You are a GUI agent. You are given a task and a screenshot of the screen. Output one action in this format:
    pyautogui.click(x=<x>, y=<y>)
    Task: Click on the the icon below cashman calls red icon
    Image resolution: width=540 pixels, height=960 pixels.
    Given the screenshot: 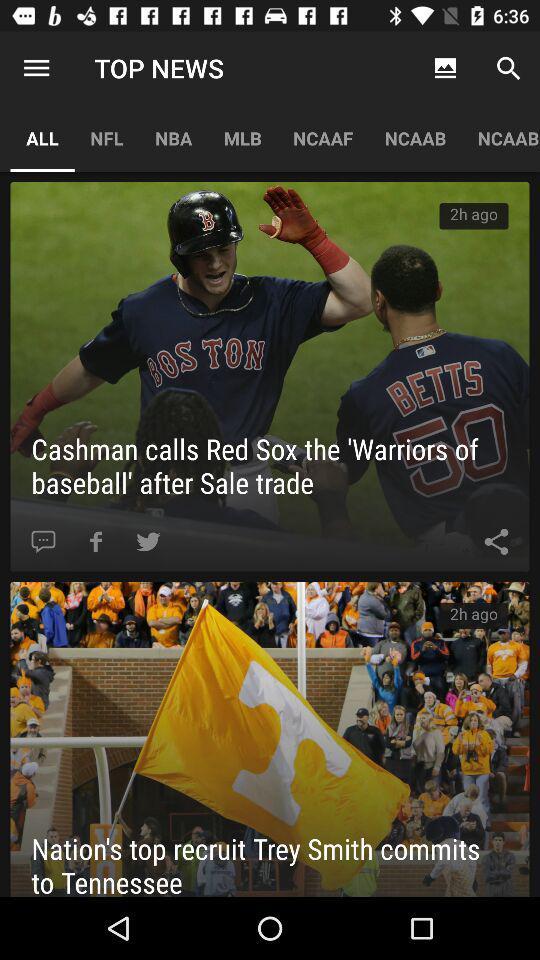 What is the action you would take?
    pyautogui.click(x=147, y=541)
    